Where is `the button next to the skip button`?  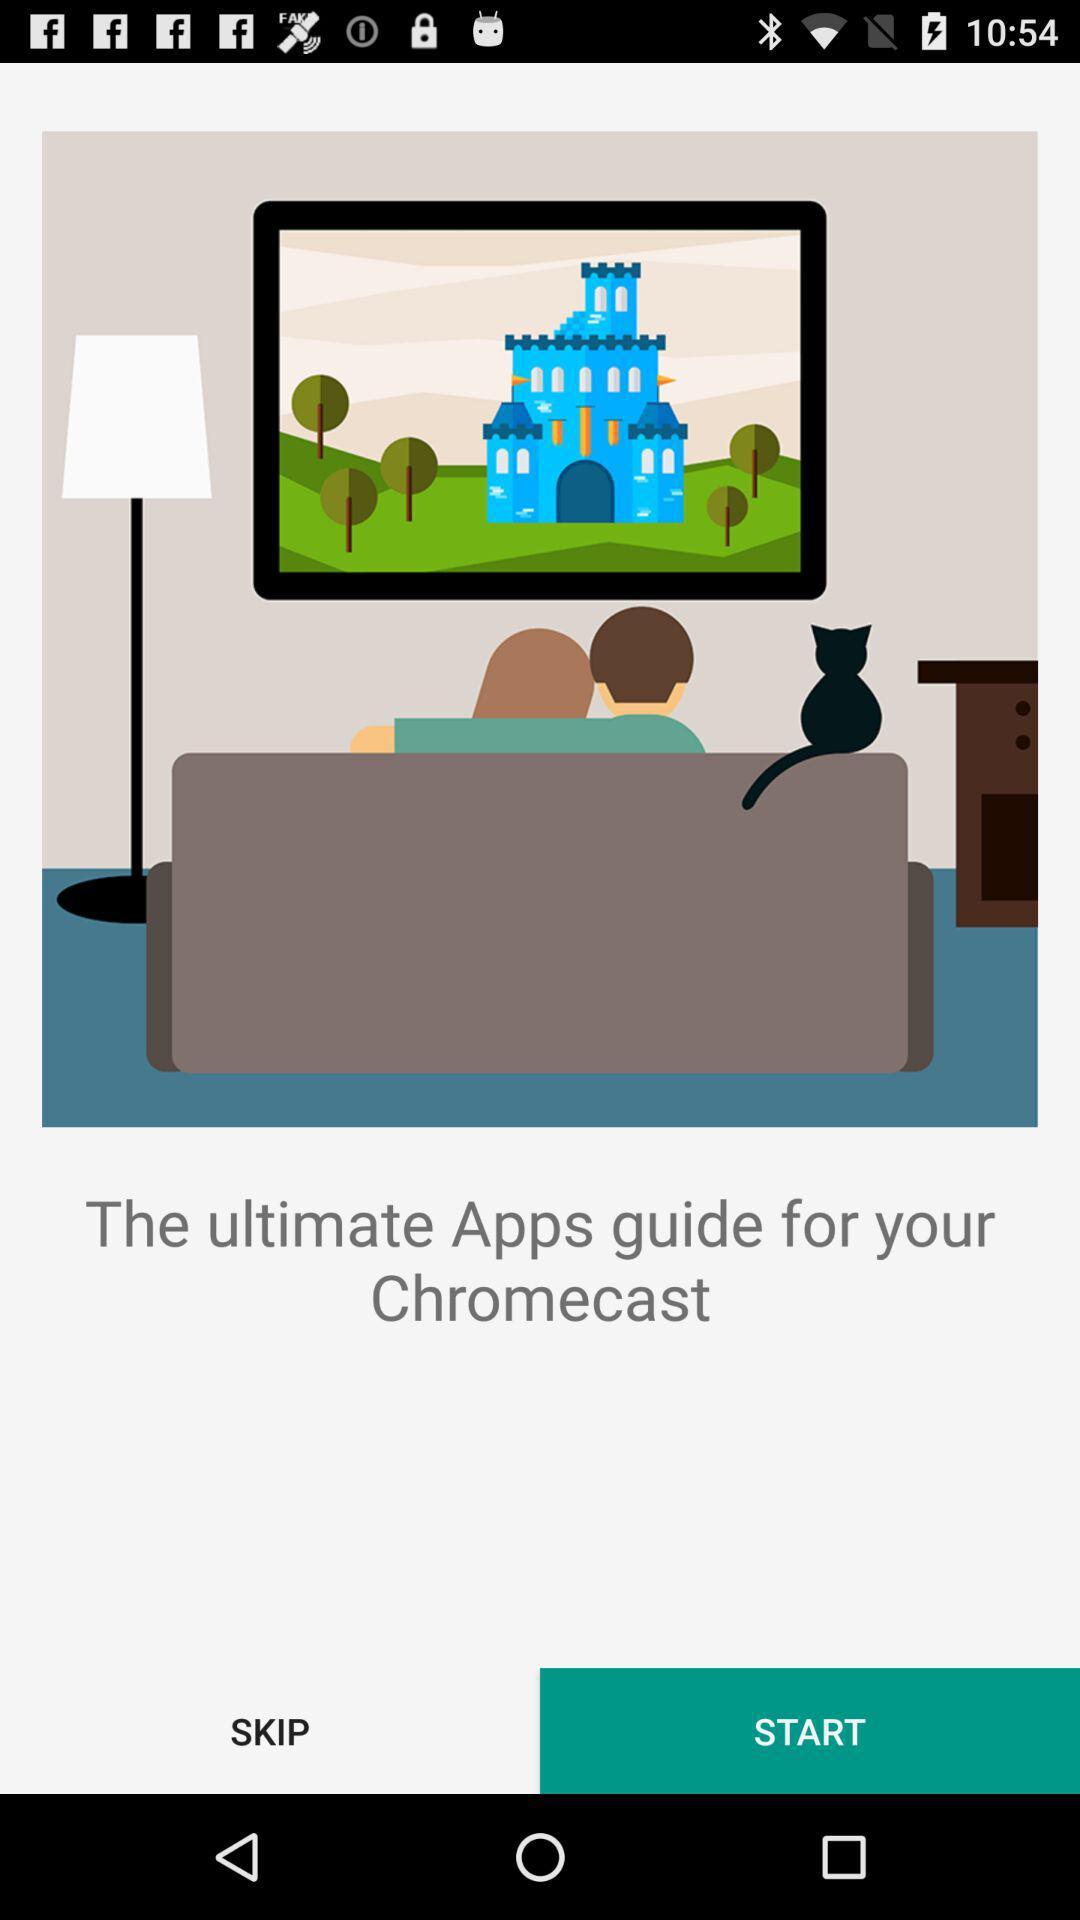 the button next to the skip button is located at coordinates (810, 1730).